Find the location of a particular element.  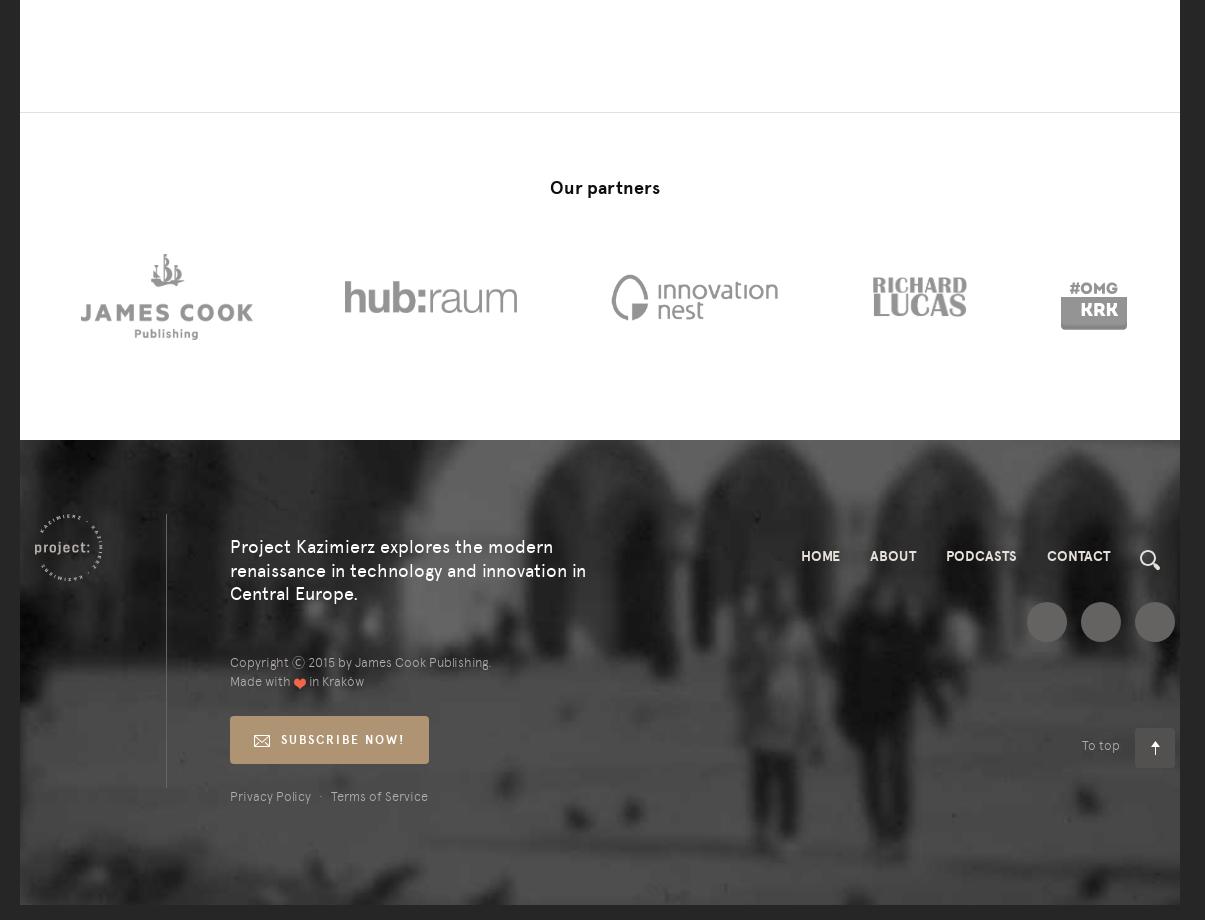

'subscribe now!' is located at coordinates (339, 739).